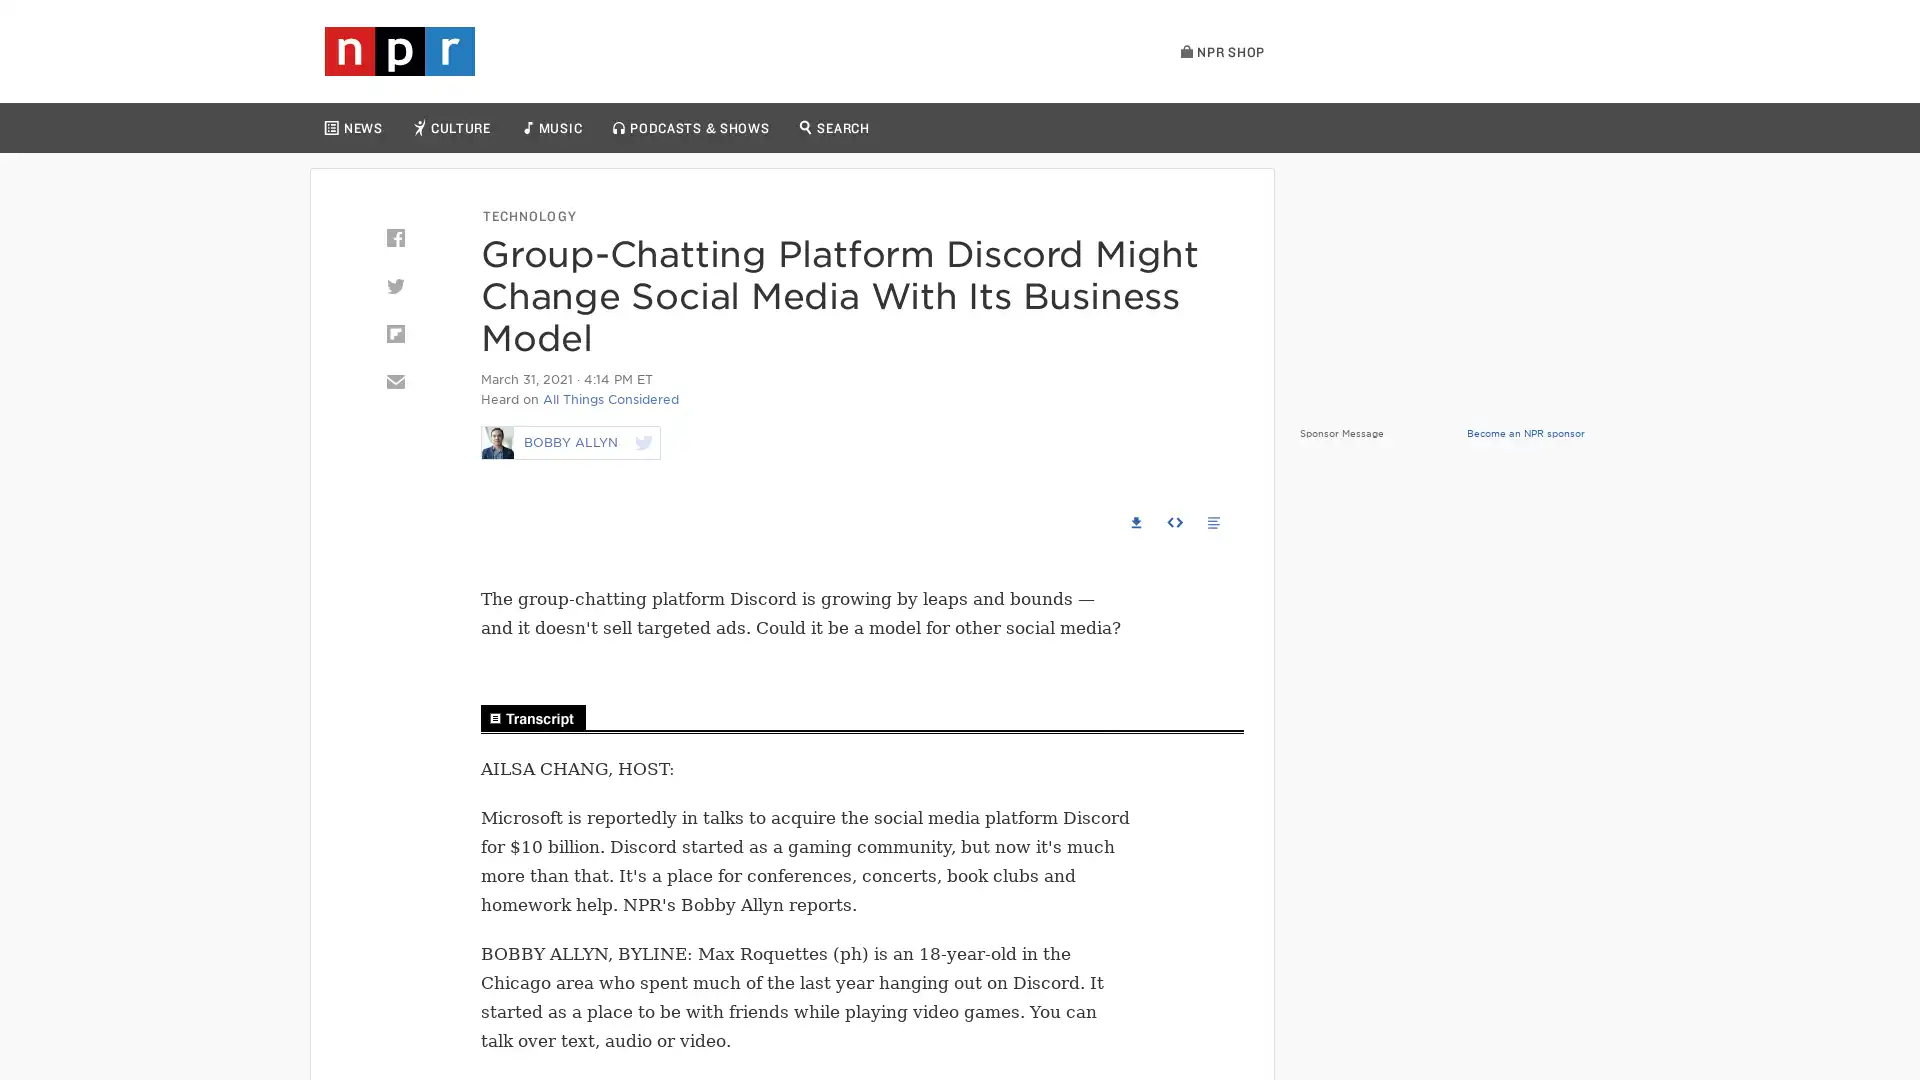 The width and height of the screenshot is (1920, 1080). Describe the element at coordinates (394, 237) in the screenshot. I see `Facebook` at that location.